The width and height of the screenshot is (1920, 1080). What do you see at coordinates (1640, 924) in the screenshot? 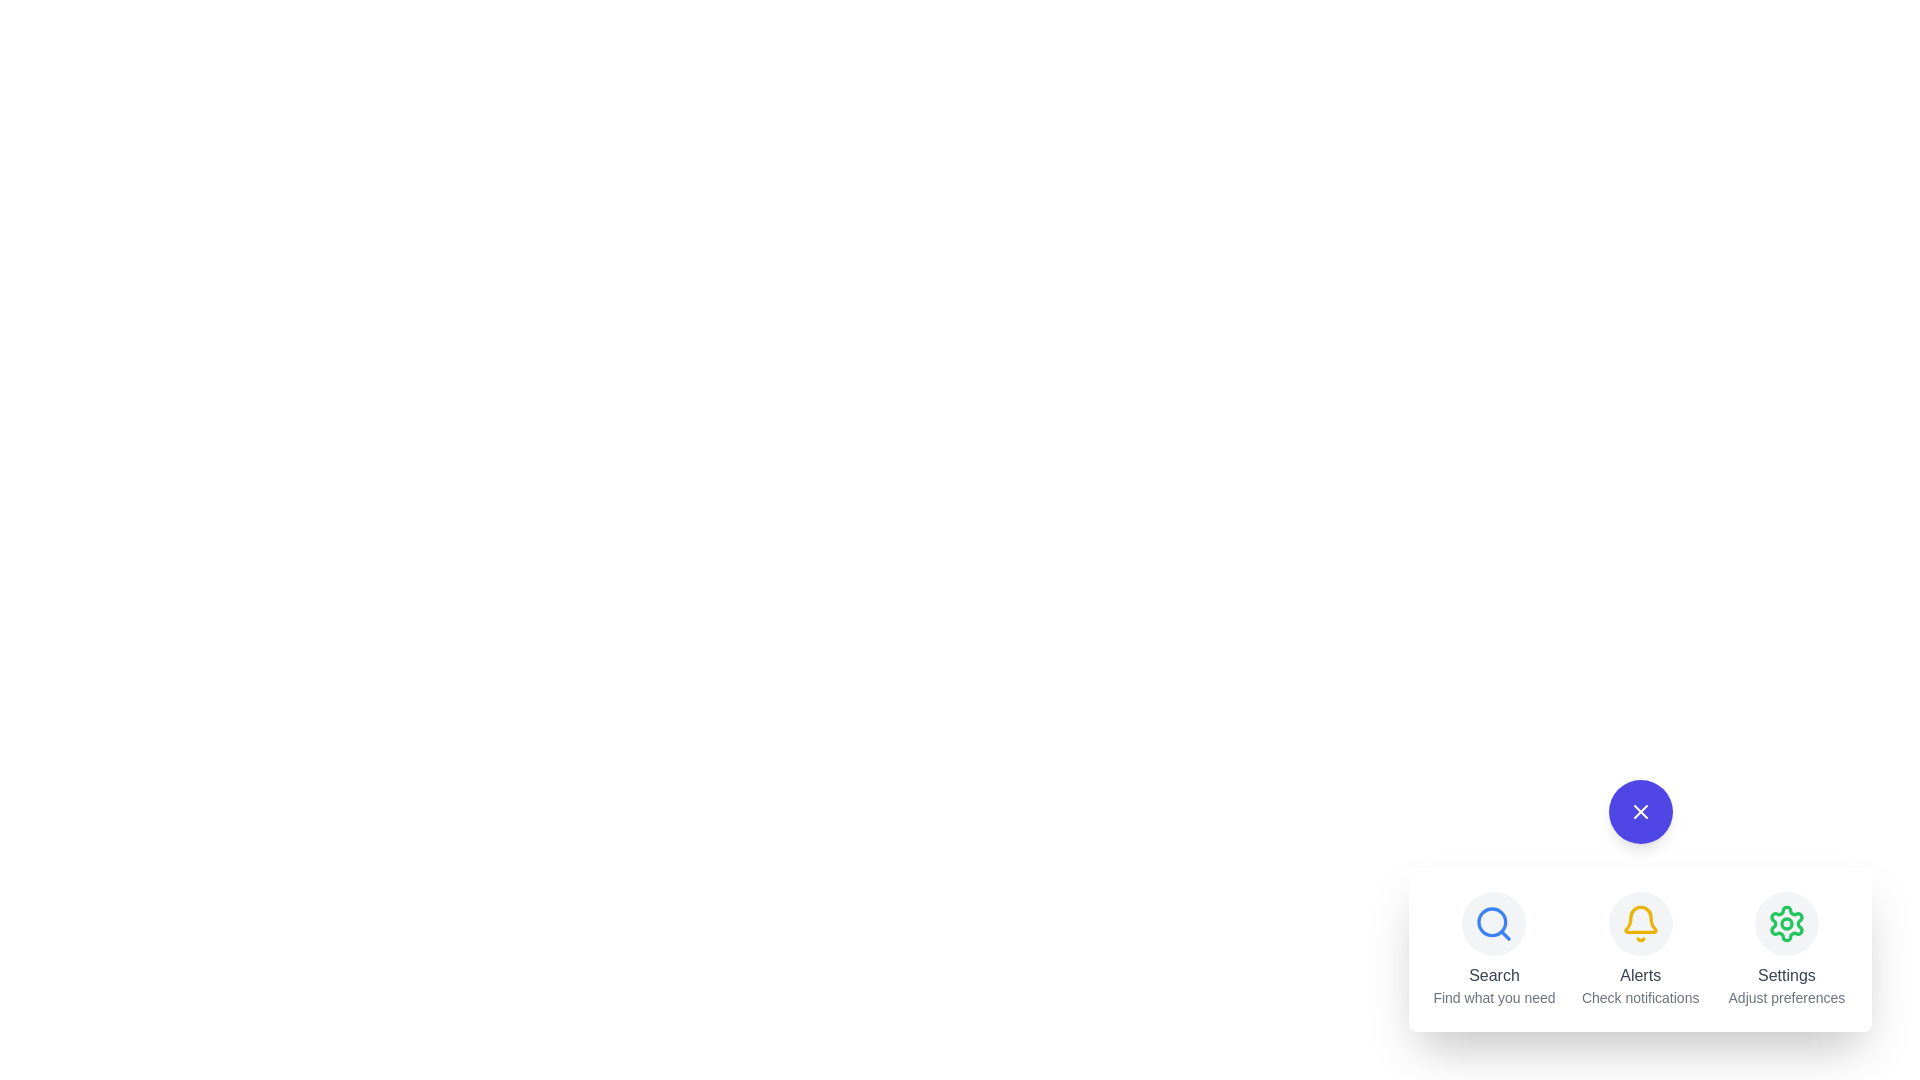
I see `the Alerts icon to observe its hover effect` at bounding box center [1640, 924].